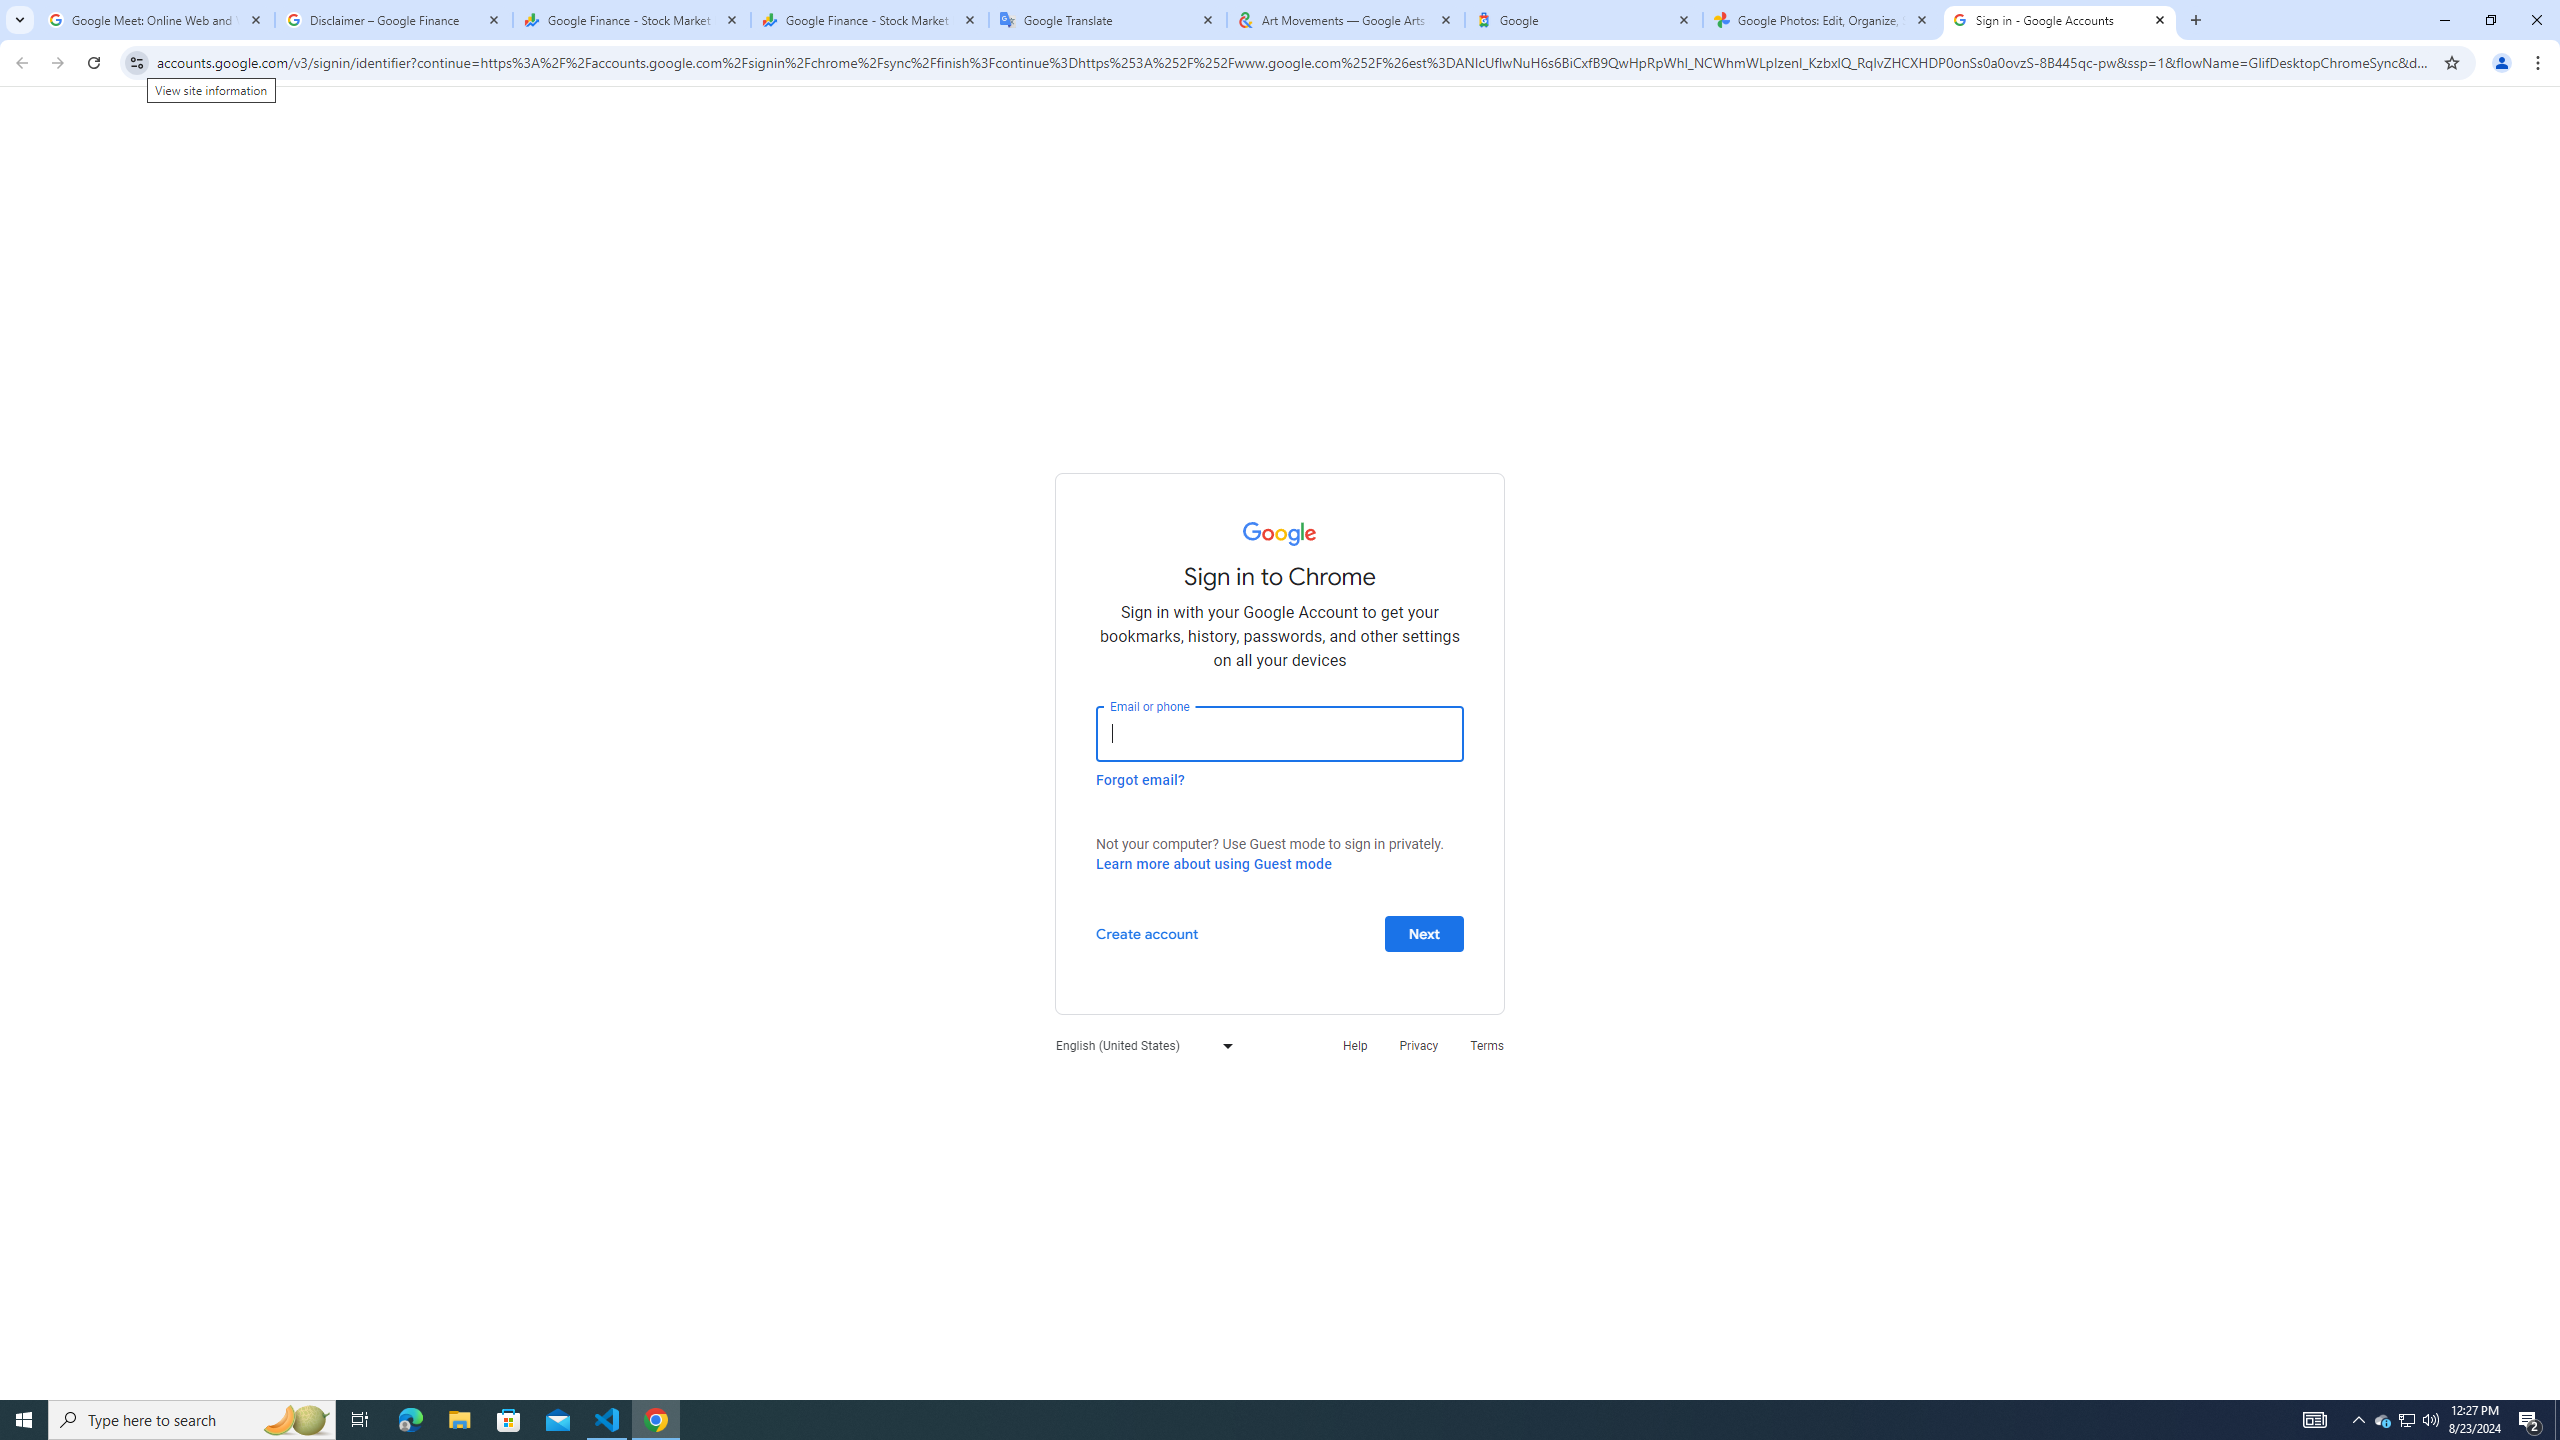  What do you see at coordinates (1108, 19) in the screenshot?
I see `'Google Translate'` at bounding box center [1108, 19].